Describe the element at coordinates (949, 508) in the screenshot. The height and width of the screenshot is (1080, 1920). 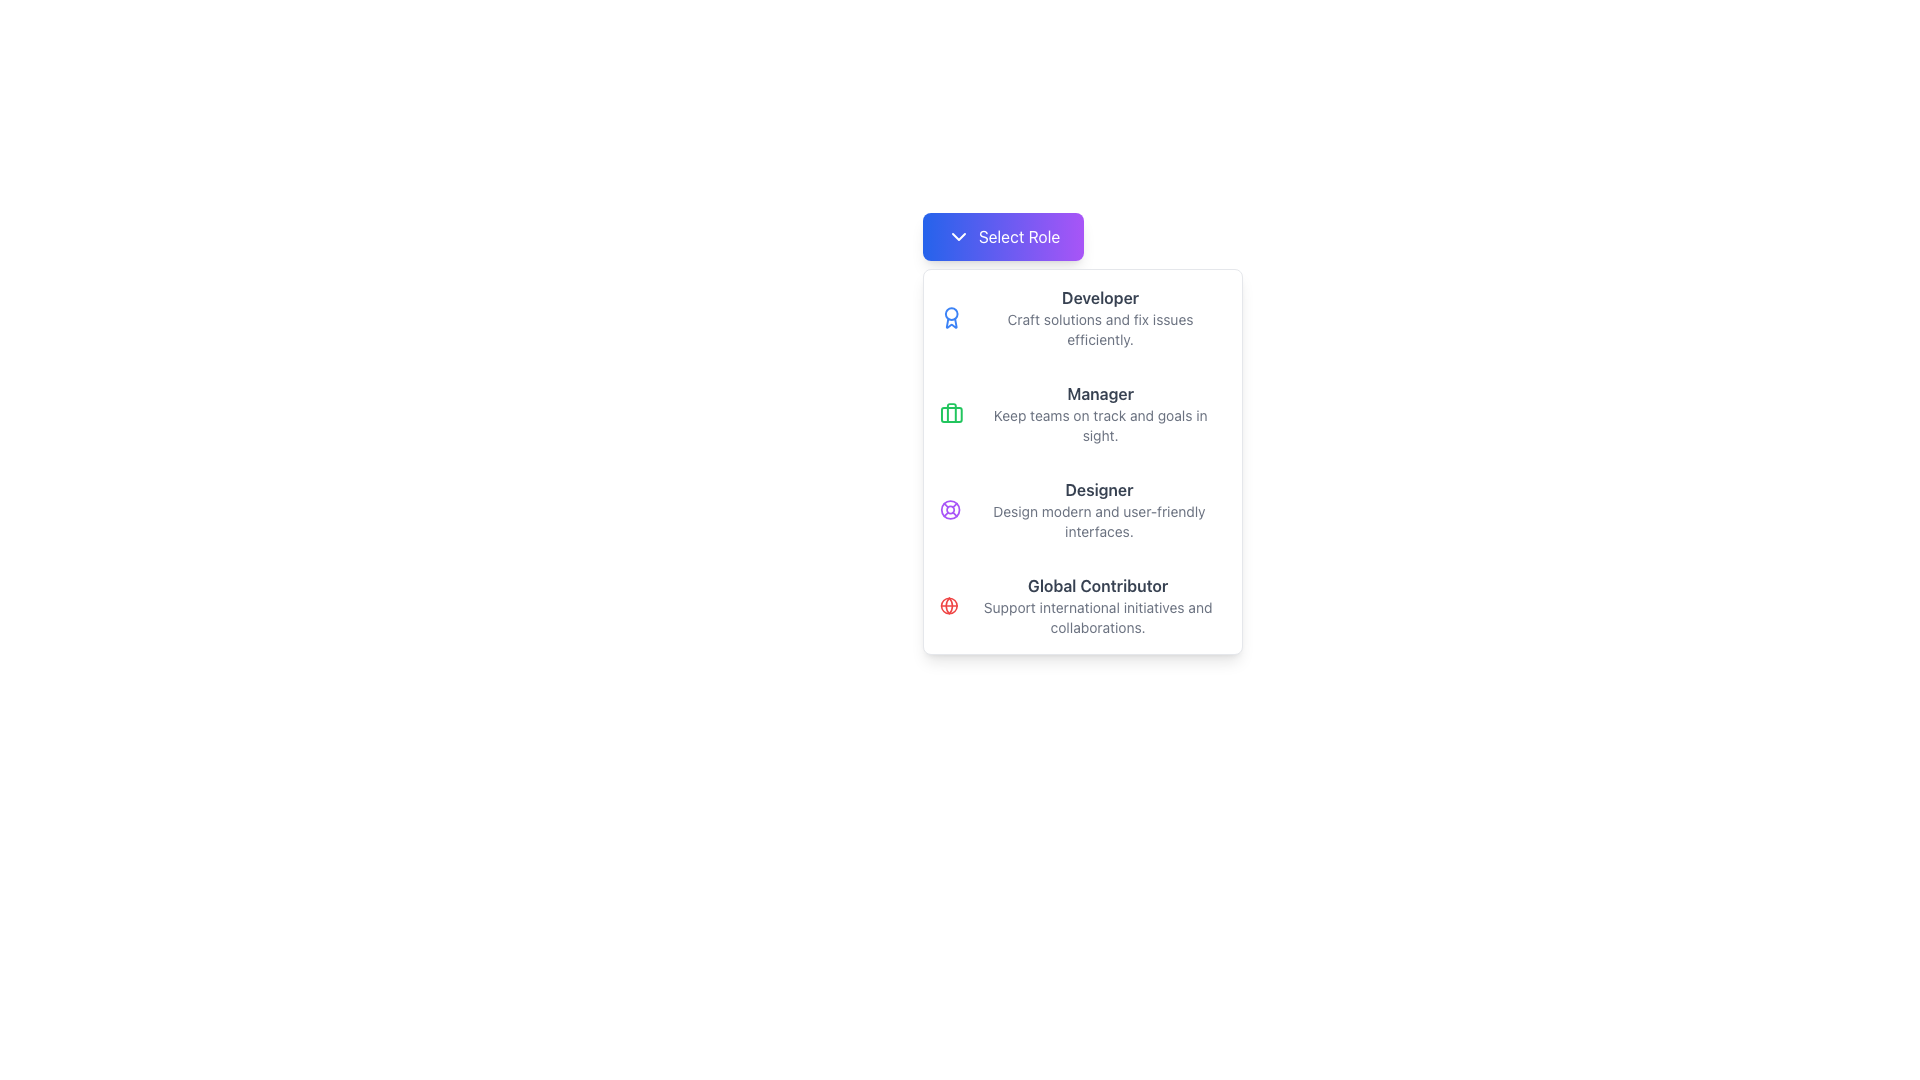
I see `the decorative icon representing the 'Designer' role, located to the left of the text 'Designer' in the role selection dropdown menu` at that location.